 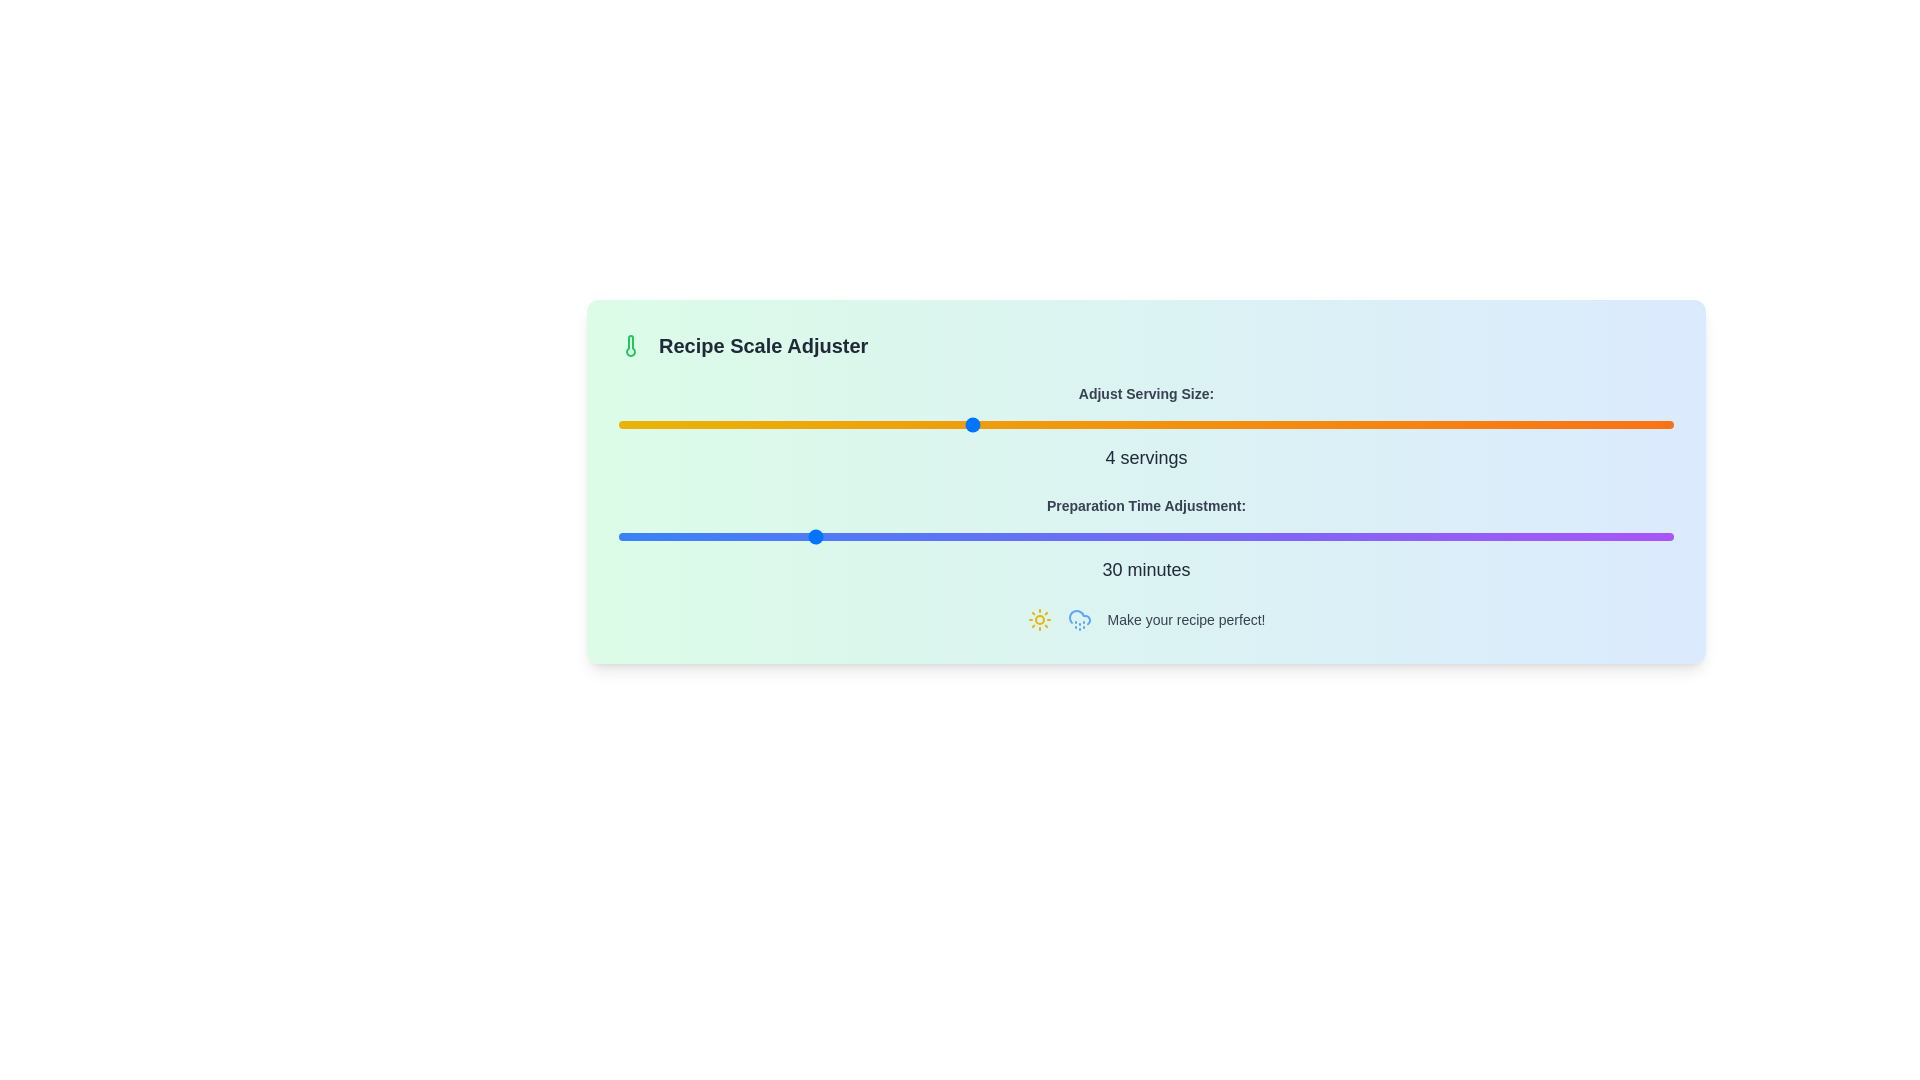 What do you see at coordinates (1366, 535) in the screenshot?
I see `the preparation time` at bounding box center [1366, 535].